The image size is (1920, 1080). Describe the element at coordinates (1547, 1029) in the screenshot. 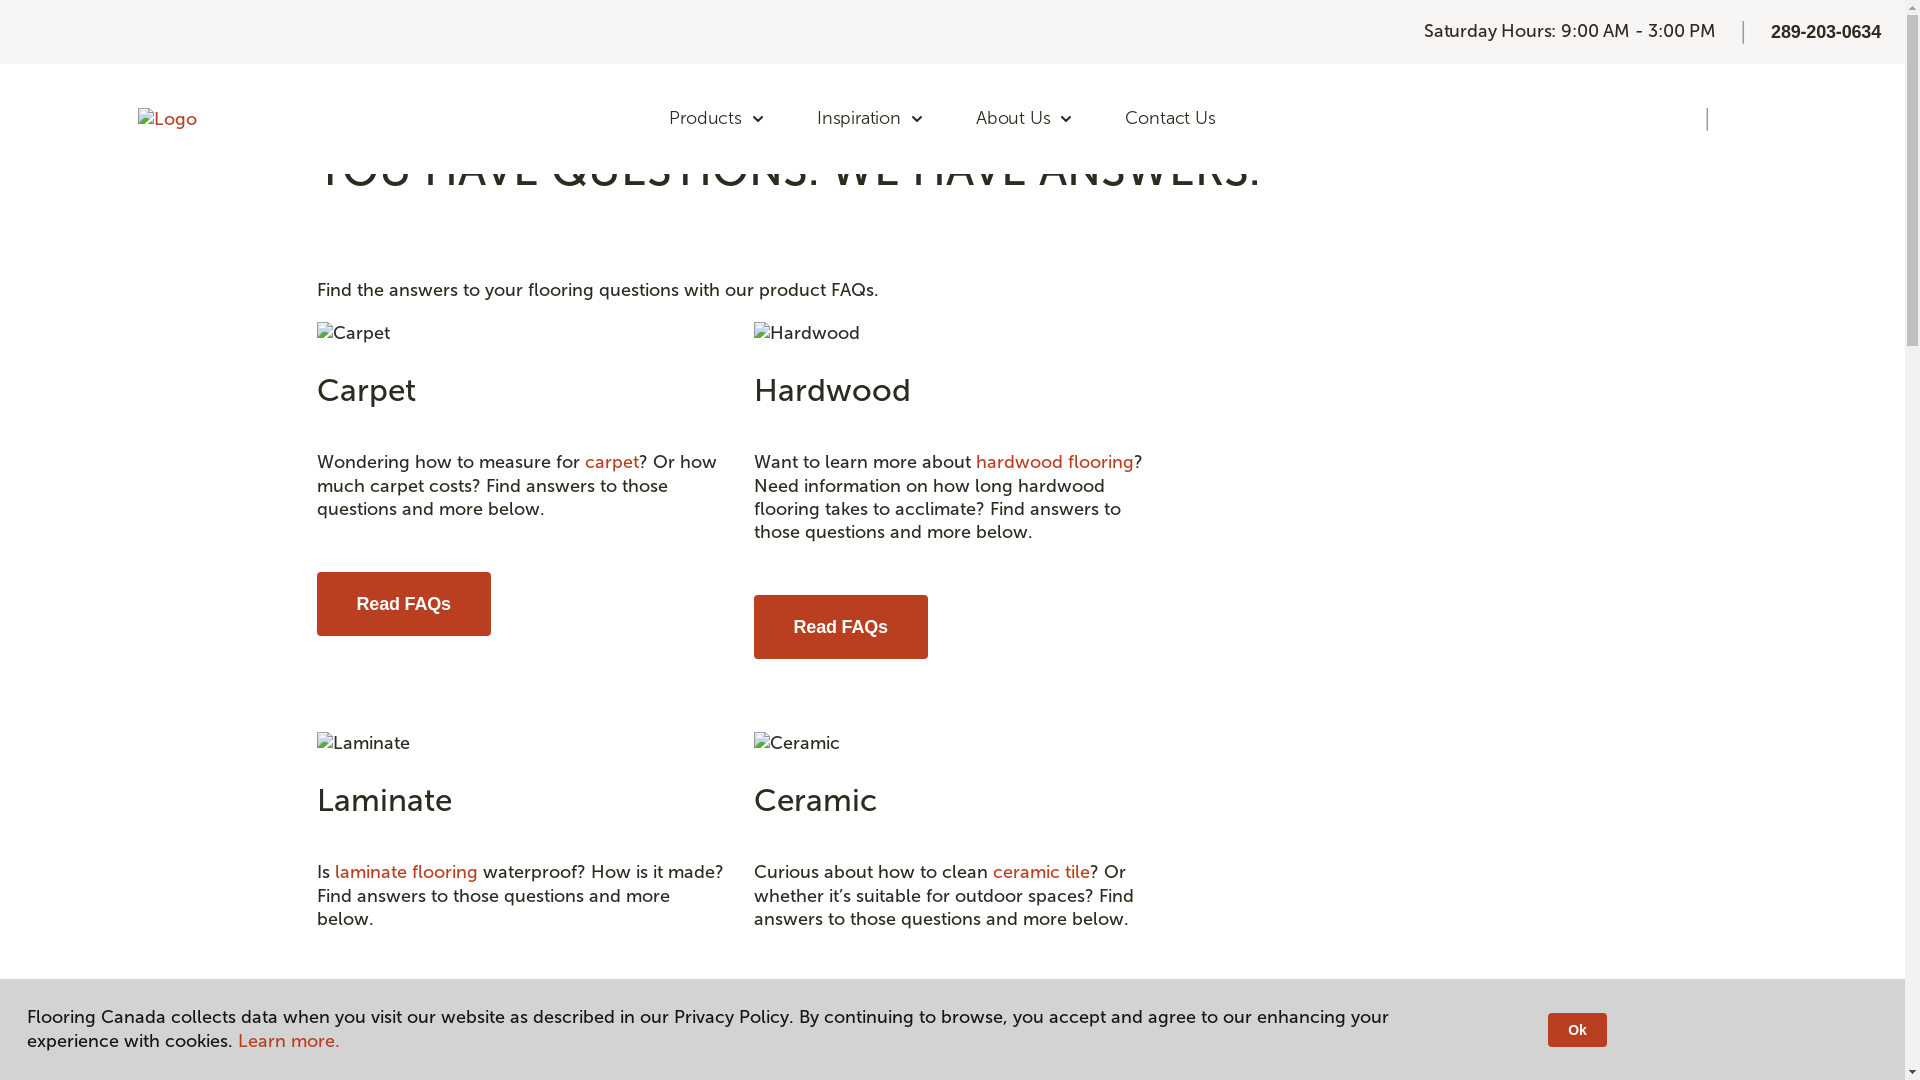

I see `'Ok'` at that location.